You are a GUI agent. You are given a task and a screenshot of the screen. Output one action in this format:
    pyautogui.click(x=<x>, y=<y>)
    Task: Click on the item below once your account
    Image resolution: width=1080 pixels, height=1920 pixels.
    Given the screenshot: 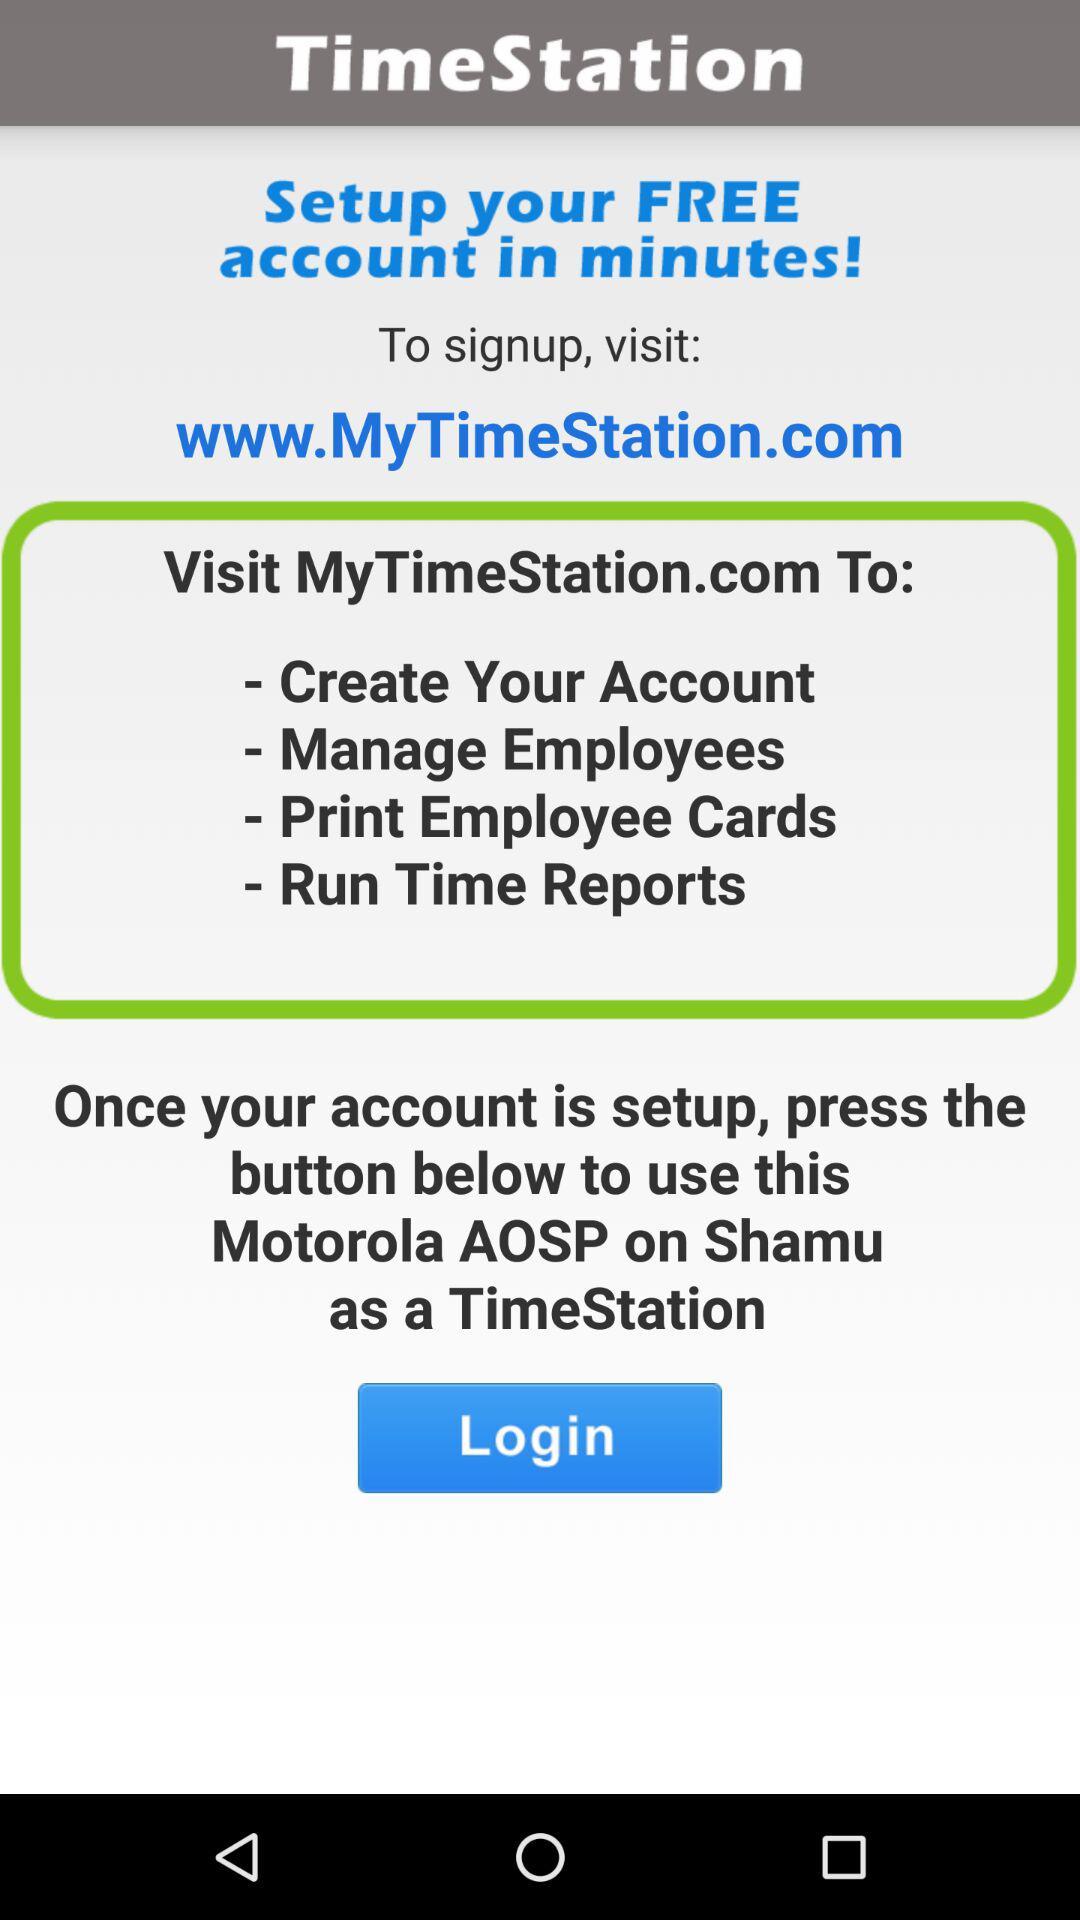 What is the action you would take?
    pyautogui.click(x=540, y=1437)
    